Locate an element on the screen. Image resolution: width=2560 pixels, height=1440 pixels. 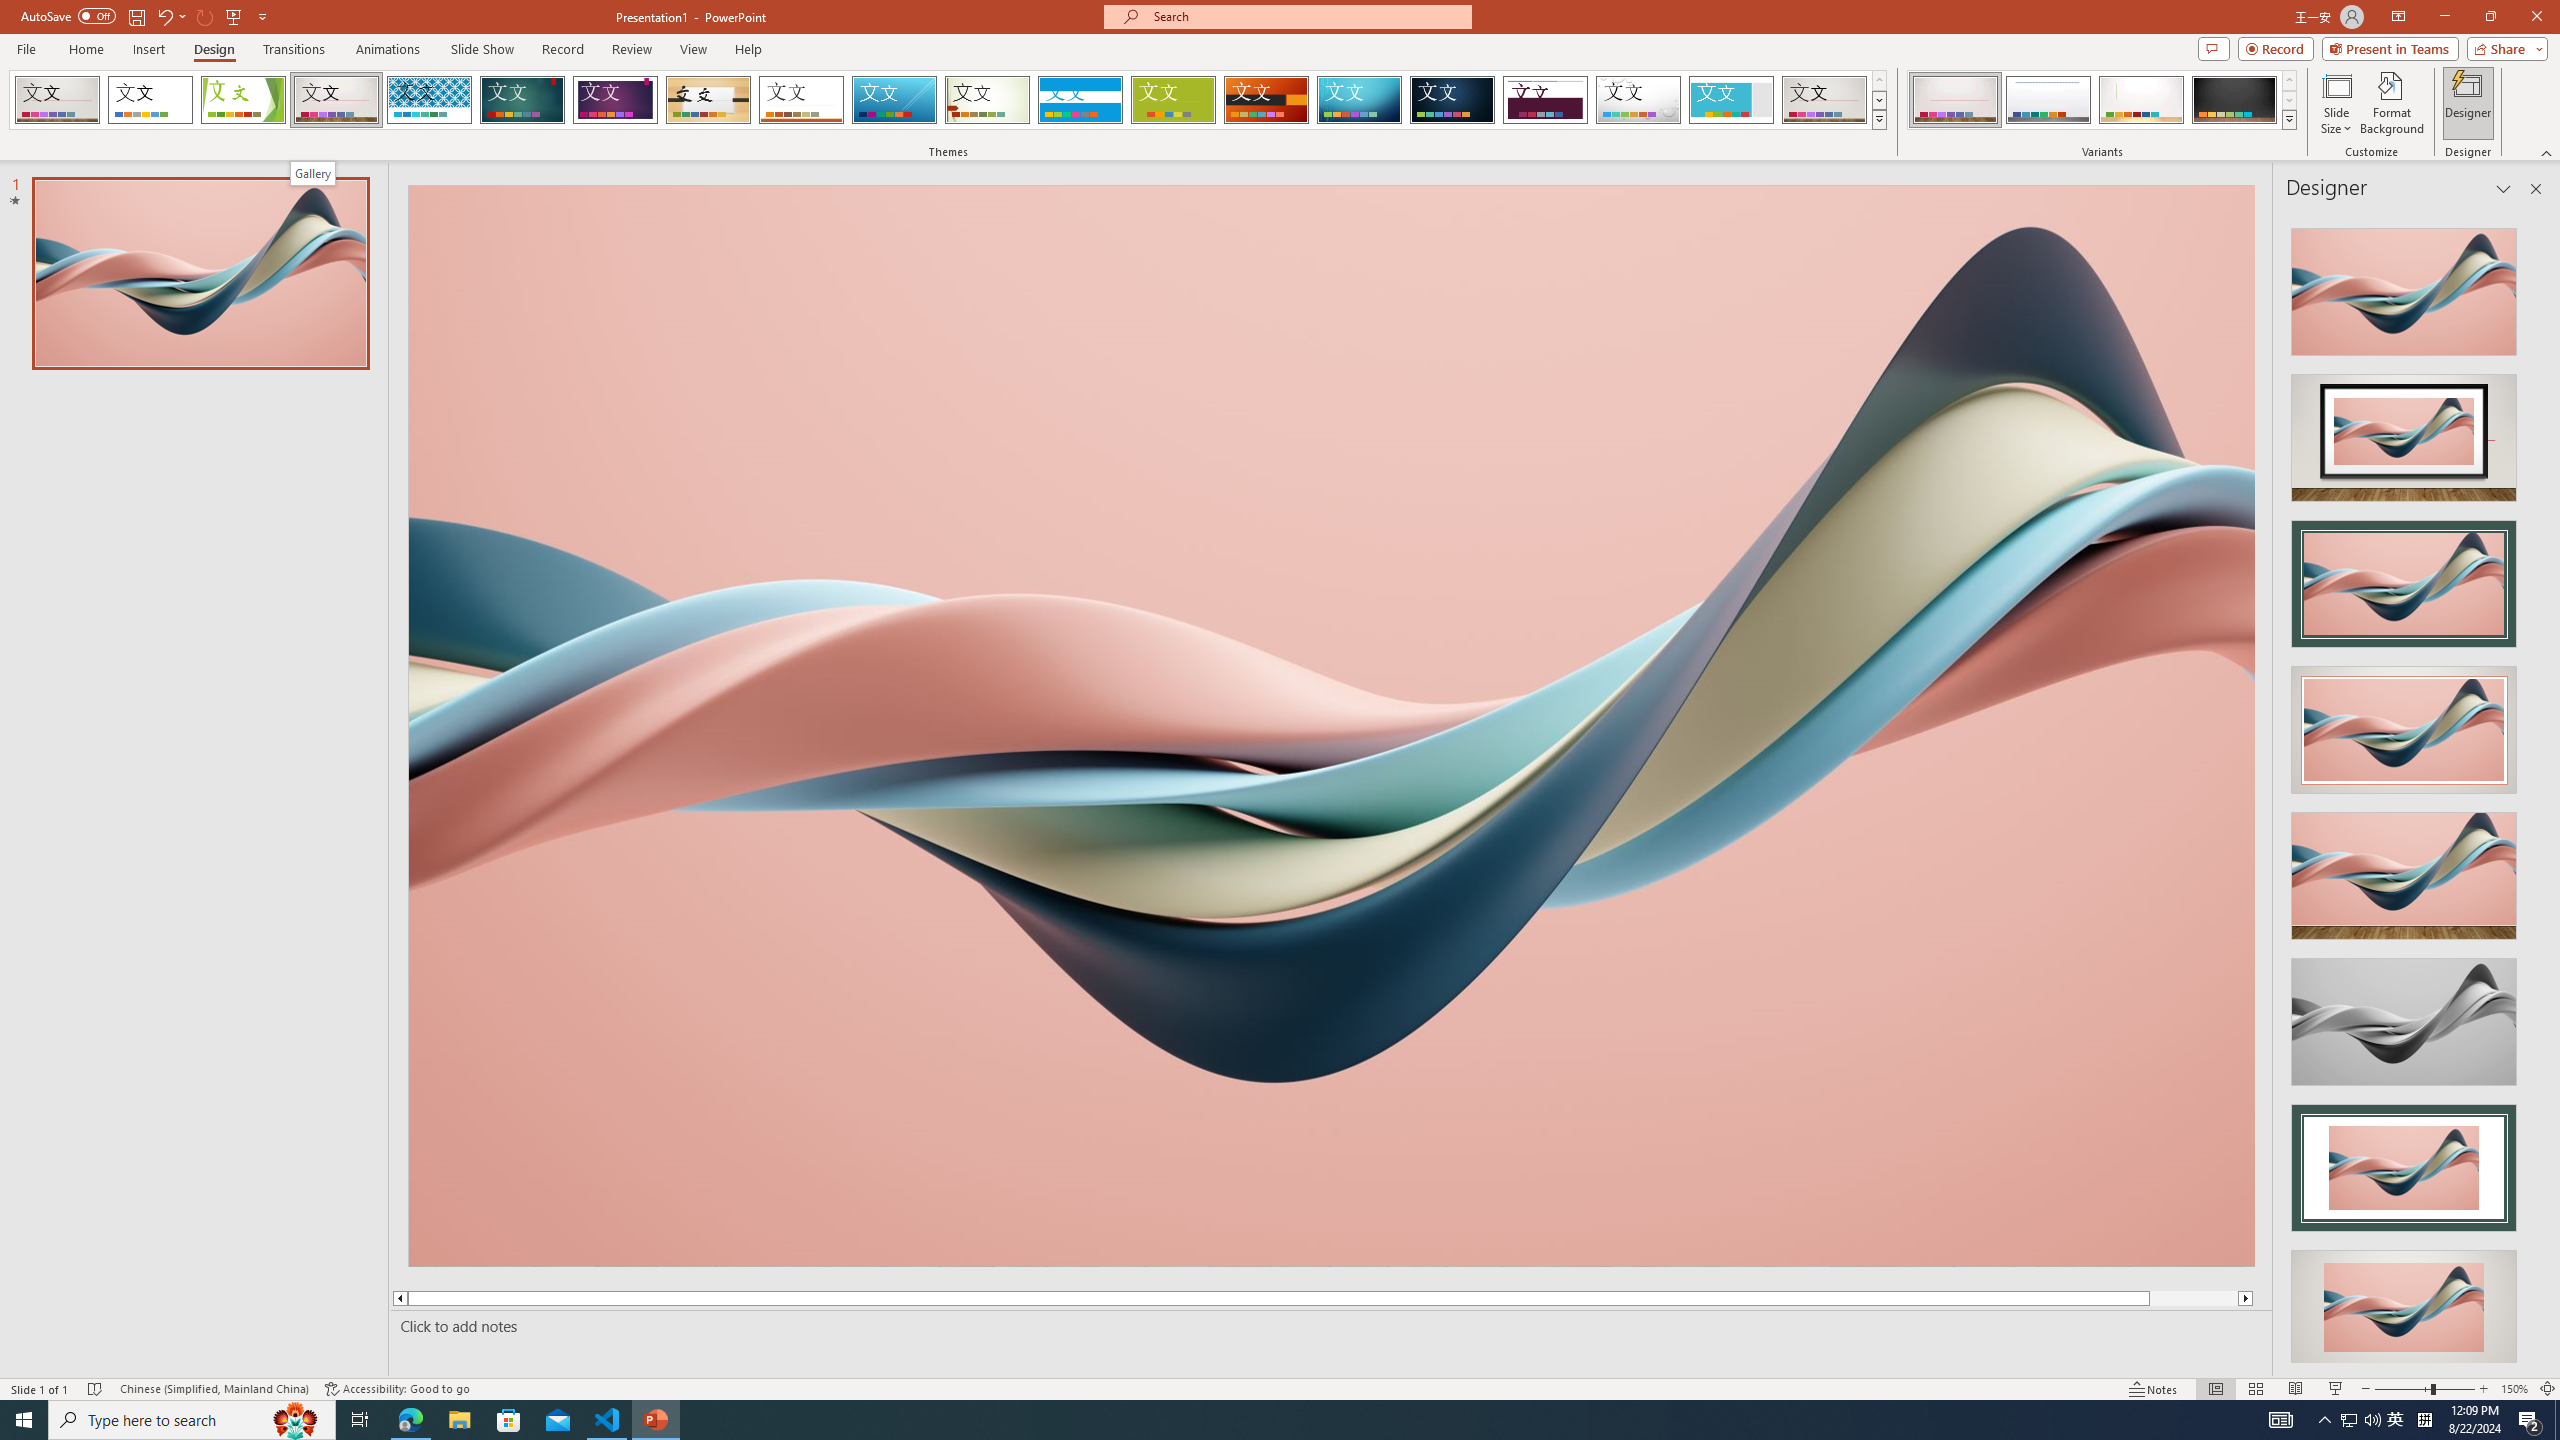
'Themes' is located at coordinates (1879, 118).